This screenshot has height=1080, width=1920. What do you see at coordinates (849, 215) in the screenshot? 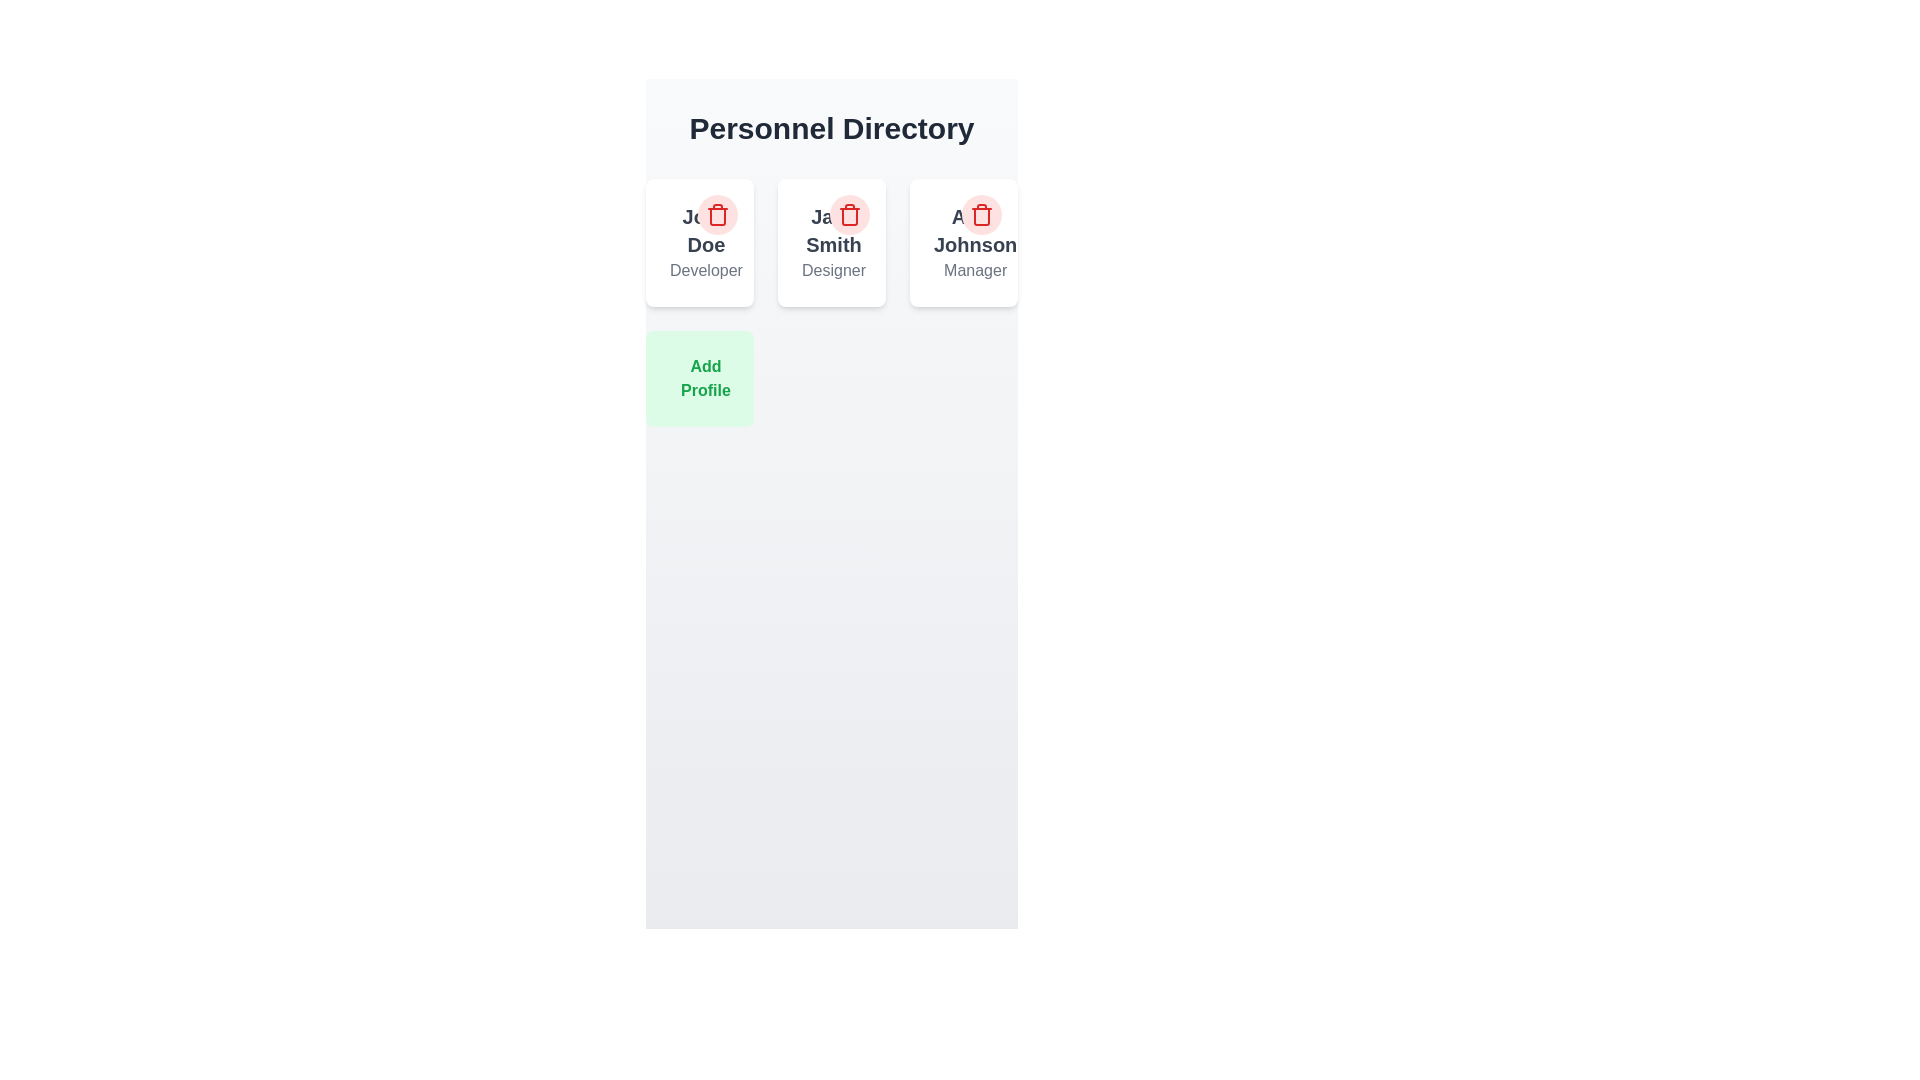
I see `the red trash bin icon located in the top-right corner of the card for 'Smith' the 'Designer'` at bounding box center [849, 215].